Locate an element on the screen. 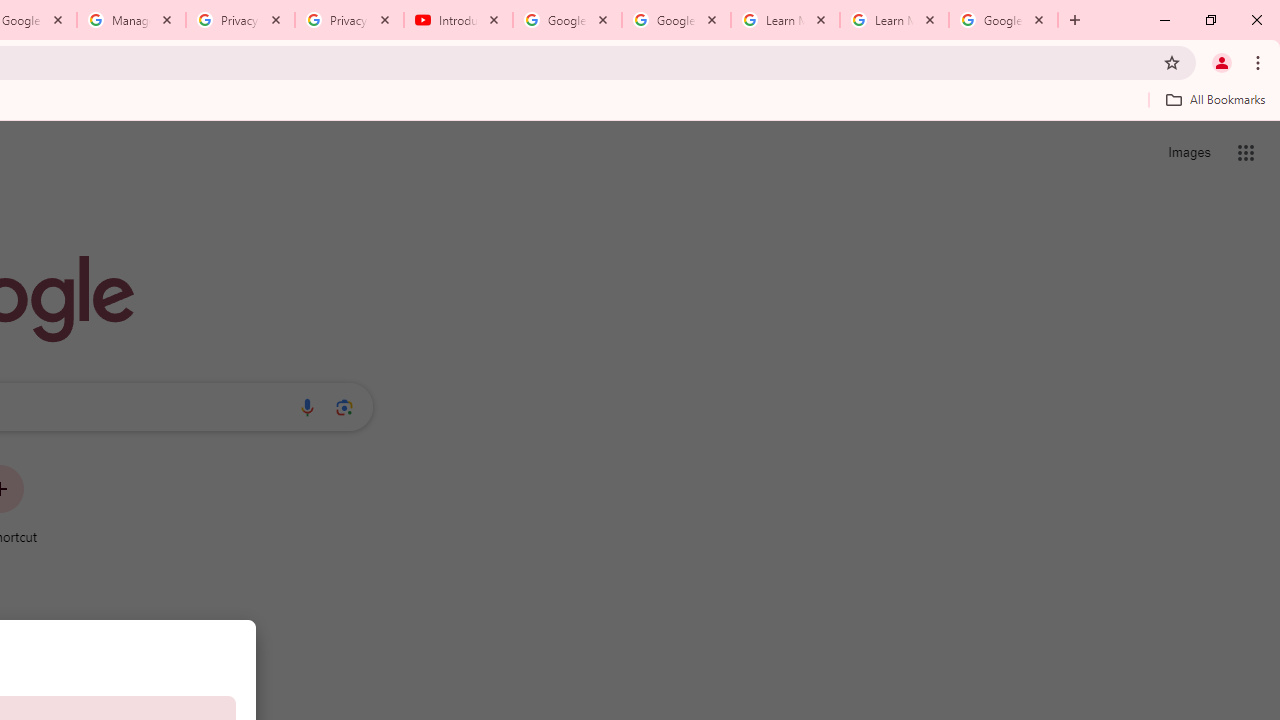 This screenshot has height=720, width=1280. 'Introduction | Google Privacy Policy - YouTube' is located at coordinates (457, 20).